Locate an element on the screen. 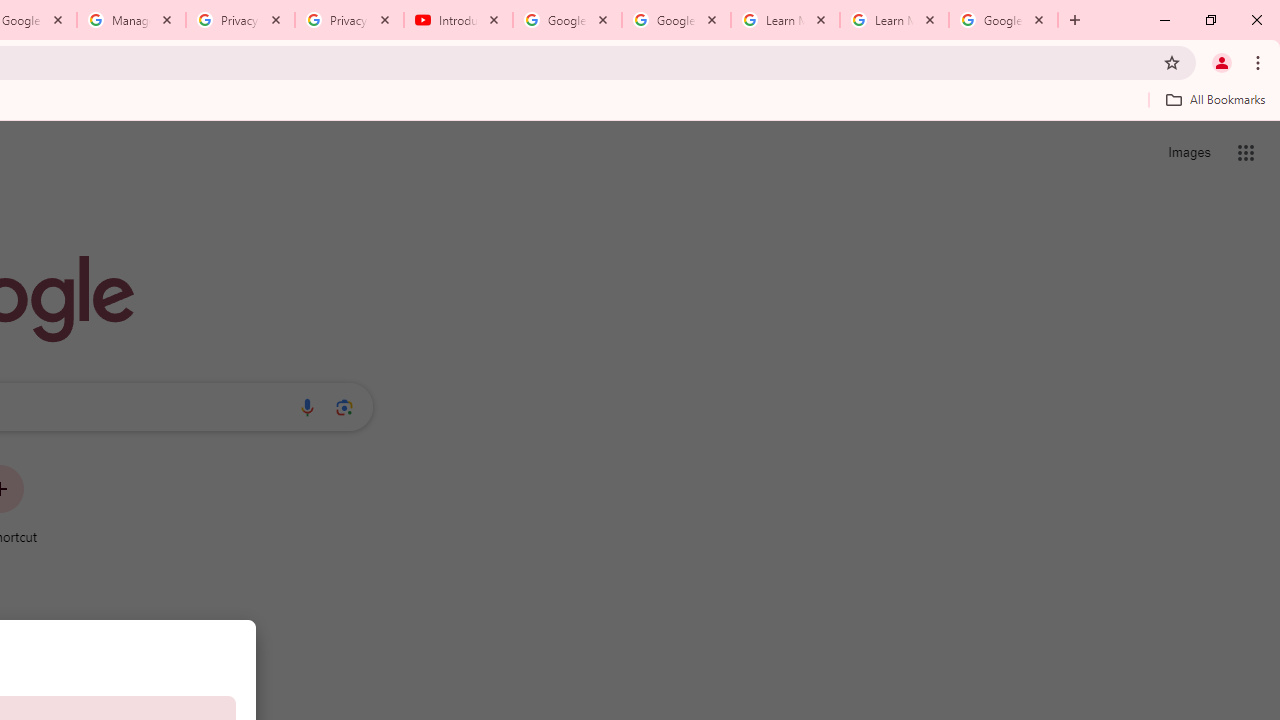 This screenshot has height=720, width=1280. 'Introduction | Google Privacy Policy - YouTube' is located at coordinates (457, 20).